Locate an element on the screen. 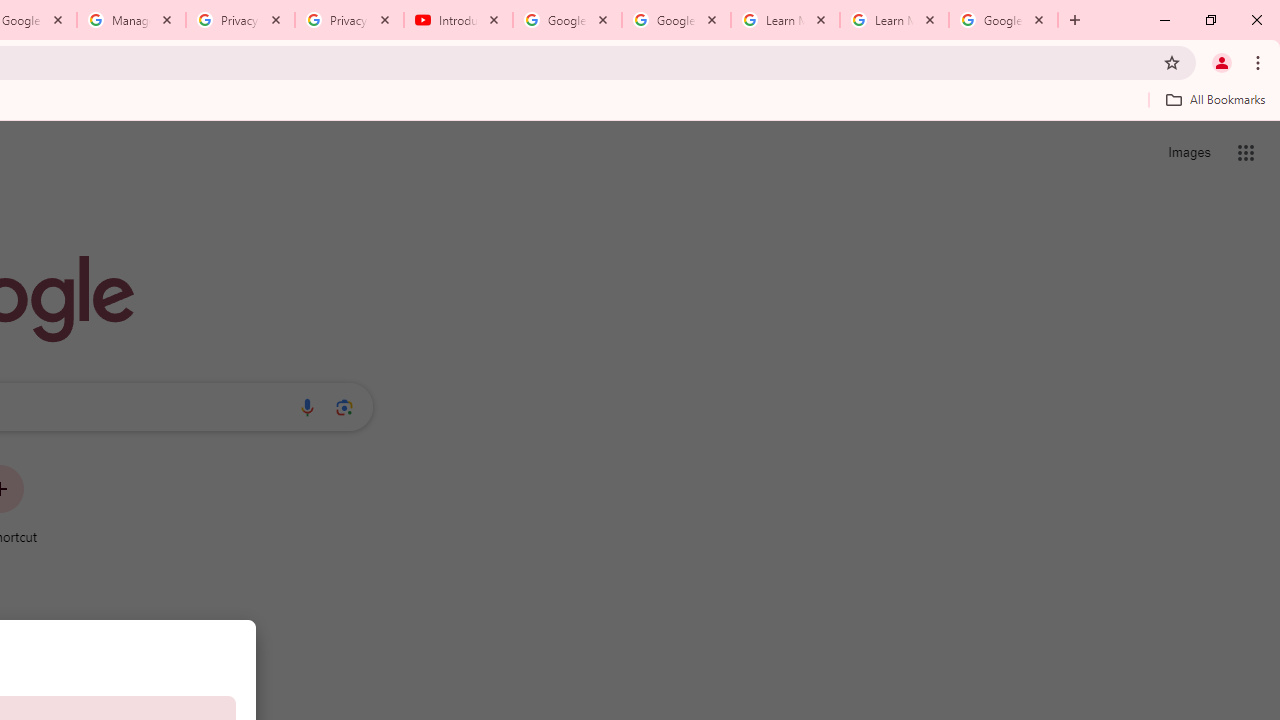 This screenshot has height=720, width=1280. 'Introduction | Google Privacy Policy - YouTube' is located at coordinates (457, 20).